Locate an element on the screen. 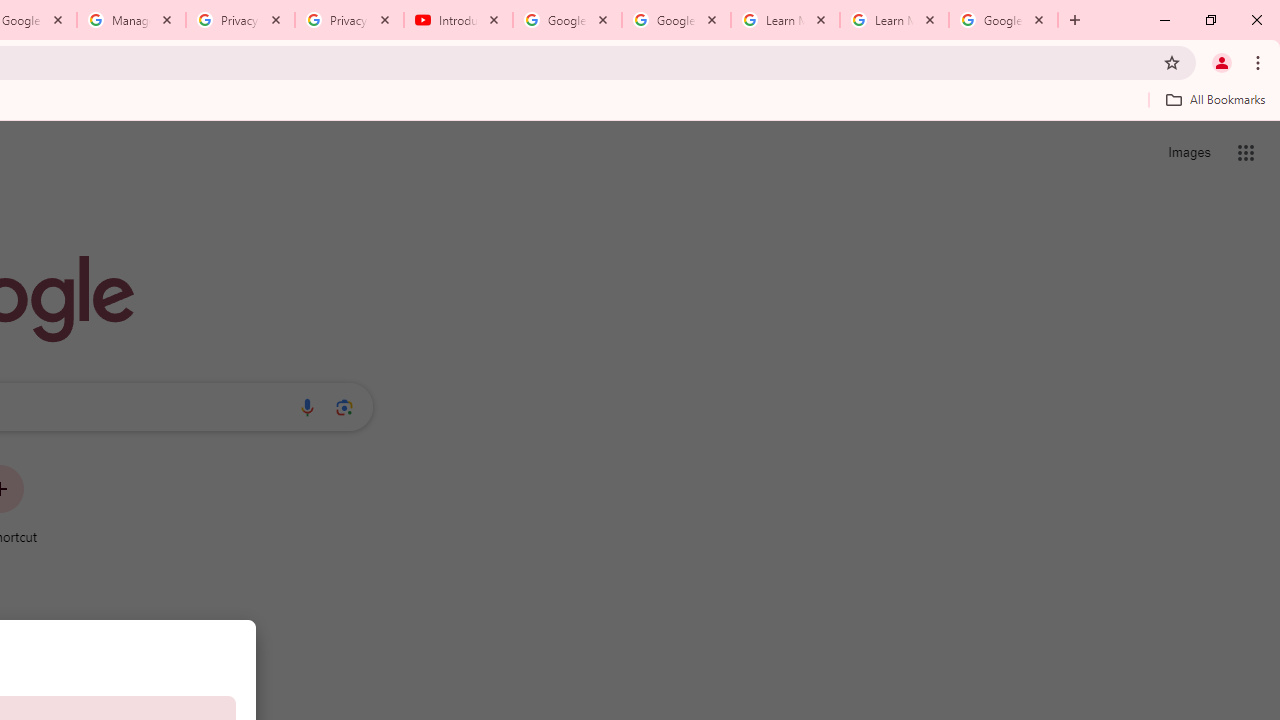 This screenshot has height=720, width=1280. 'Introduction | Google Privacy Policy - YouTube' is located at coordinates (457, 20).